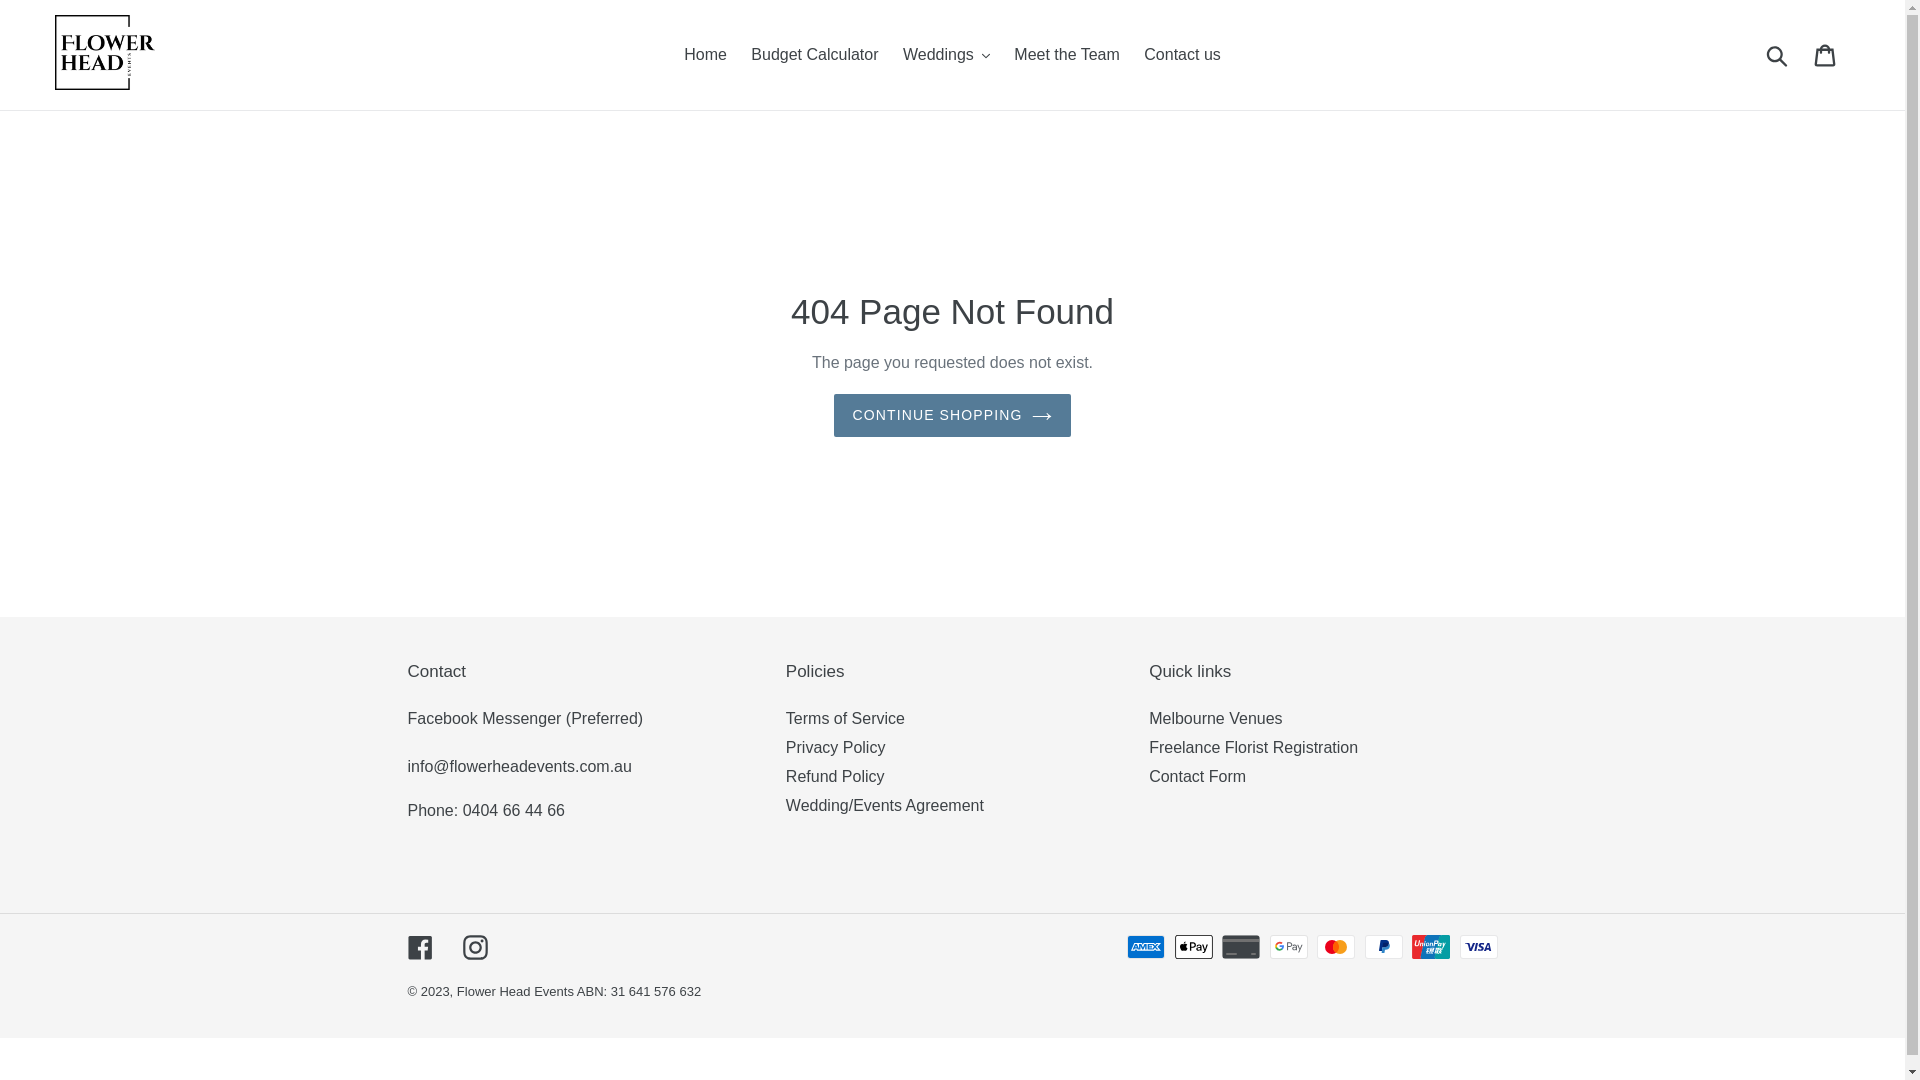  Describe the element at coordinates (835, 747) in the screenshot. I see `'Privacy Policy'` at that location.